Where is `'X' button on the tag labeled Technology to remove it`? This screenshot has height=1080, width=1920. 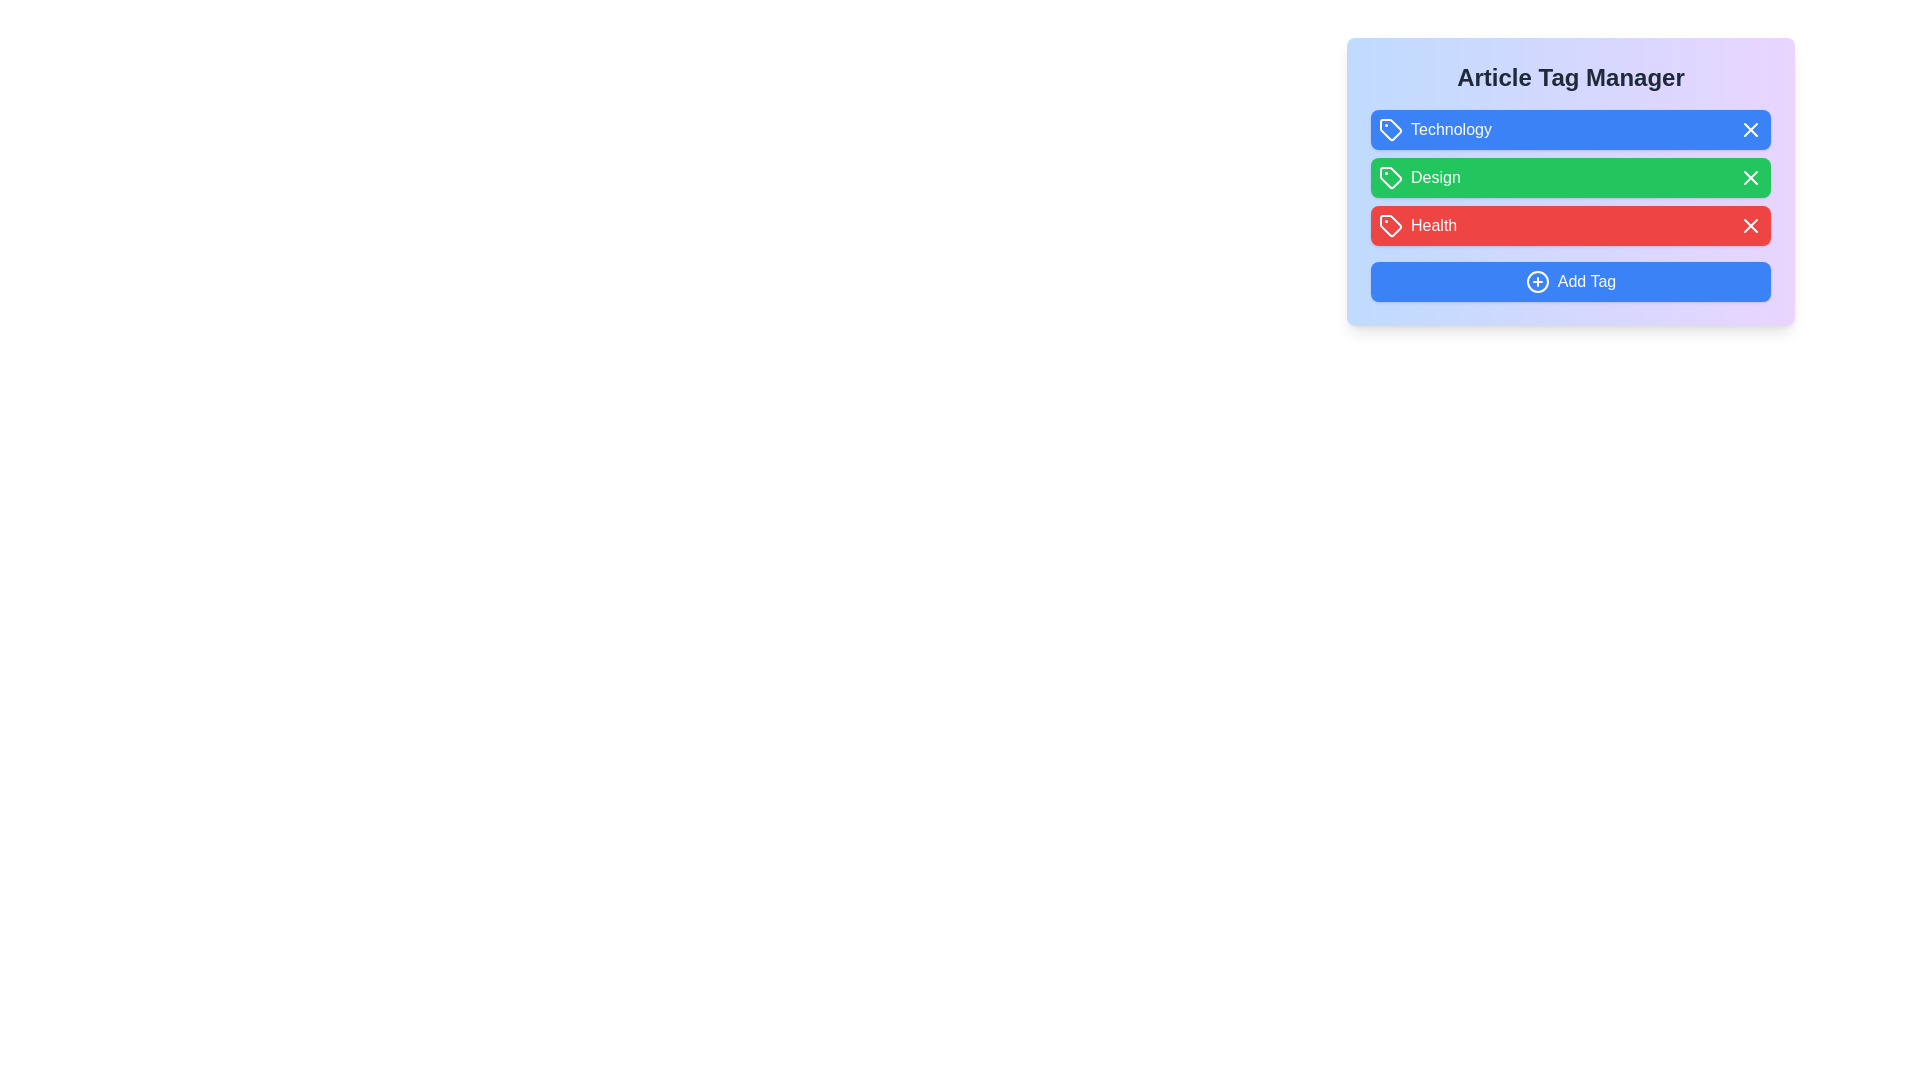
'X' button on the tag labeled Technology to remove it is located at coordinates (1750, 130).